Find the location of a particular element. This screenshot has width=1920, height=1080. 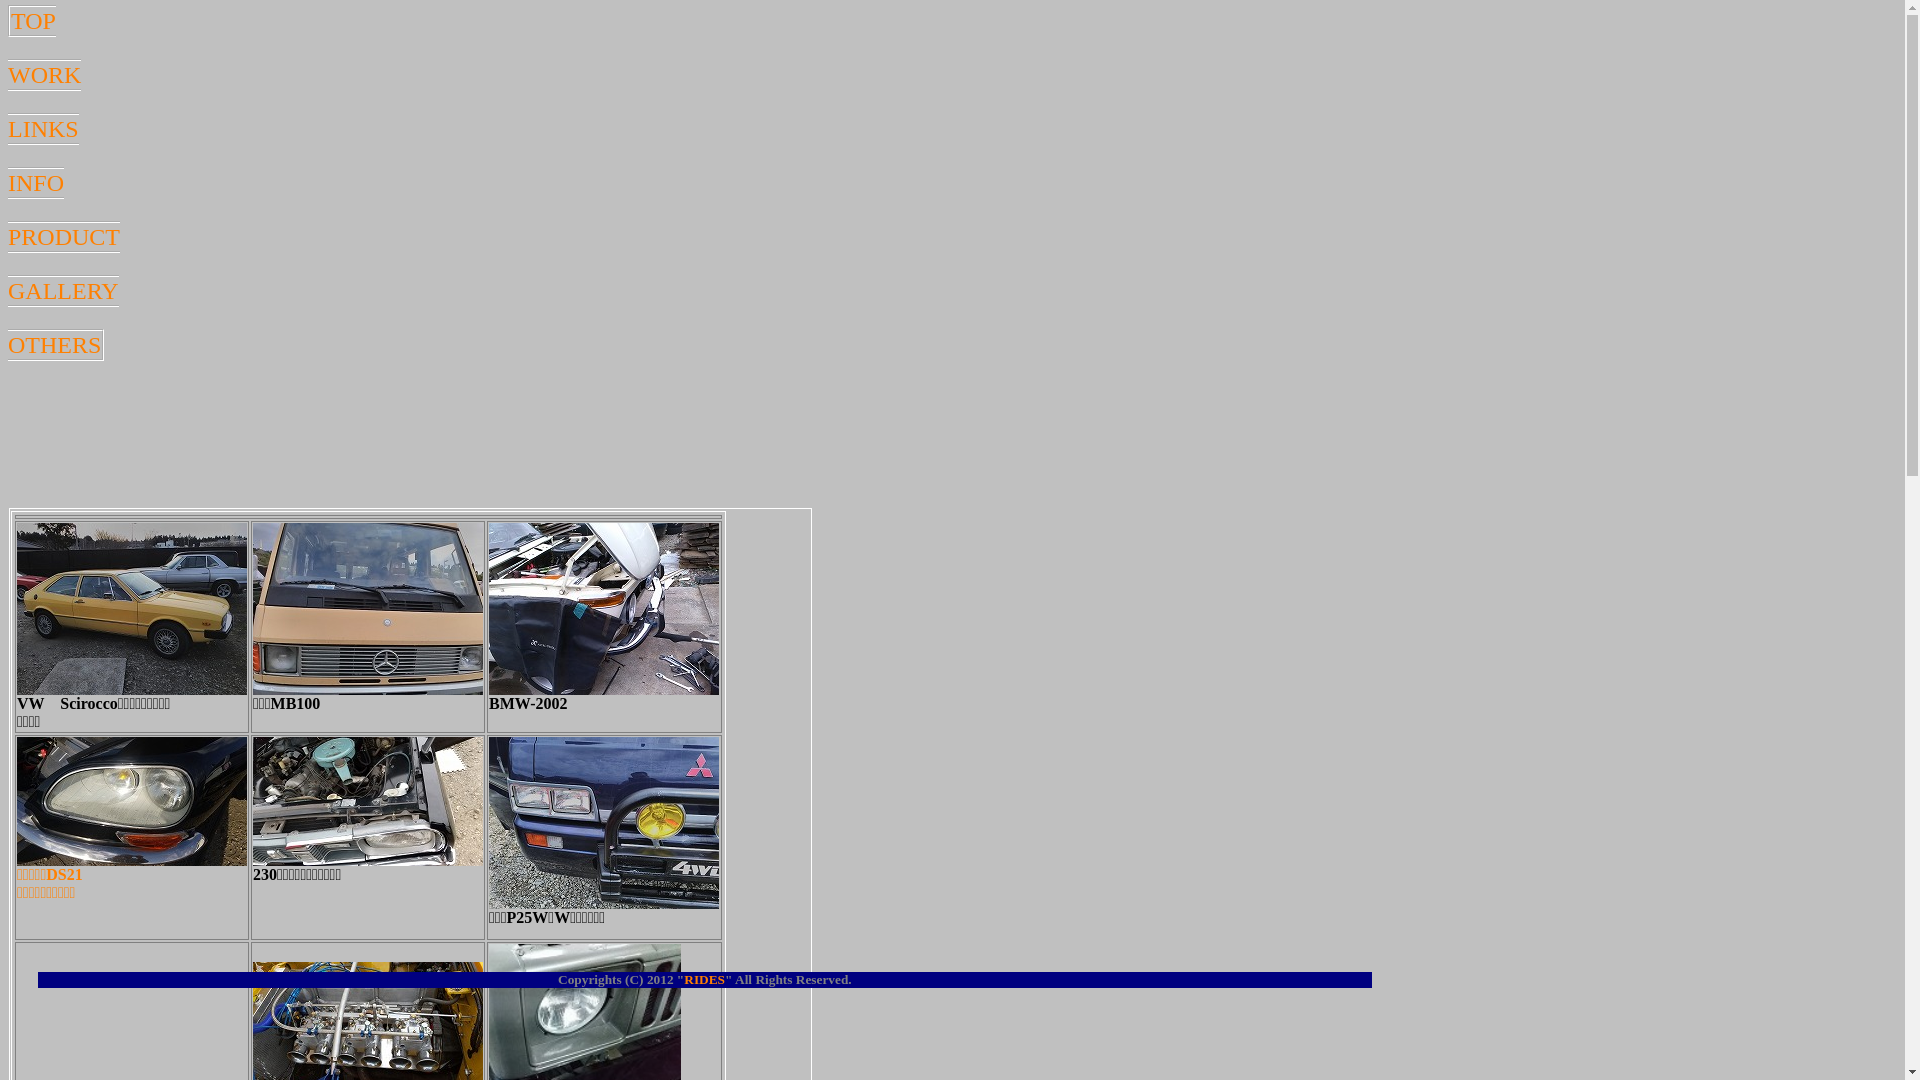

'INFO' is located at coordinates (8, 182).